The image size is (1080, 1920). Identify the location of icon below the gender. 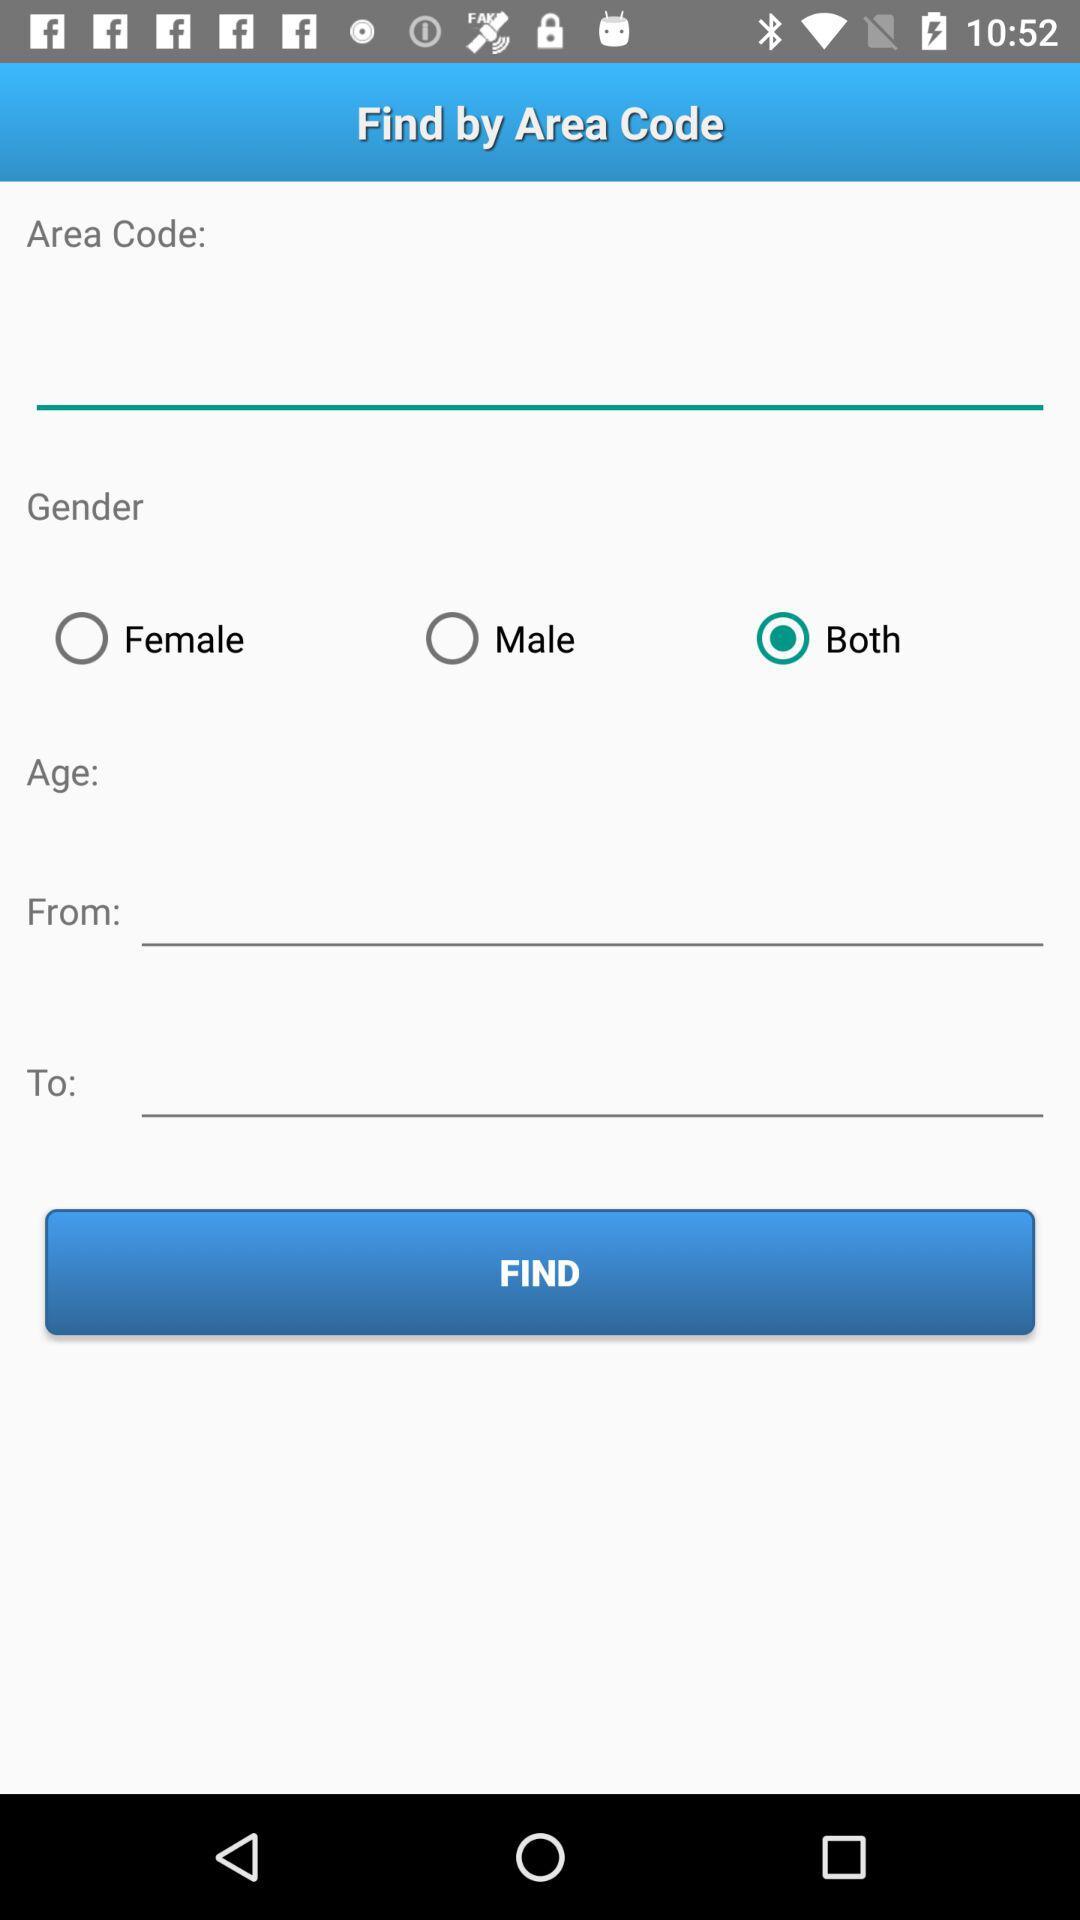
(211, 637).